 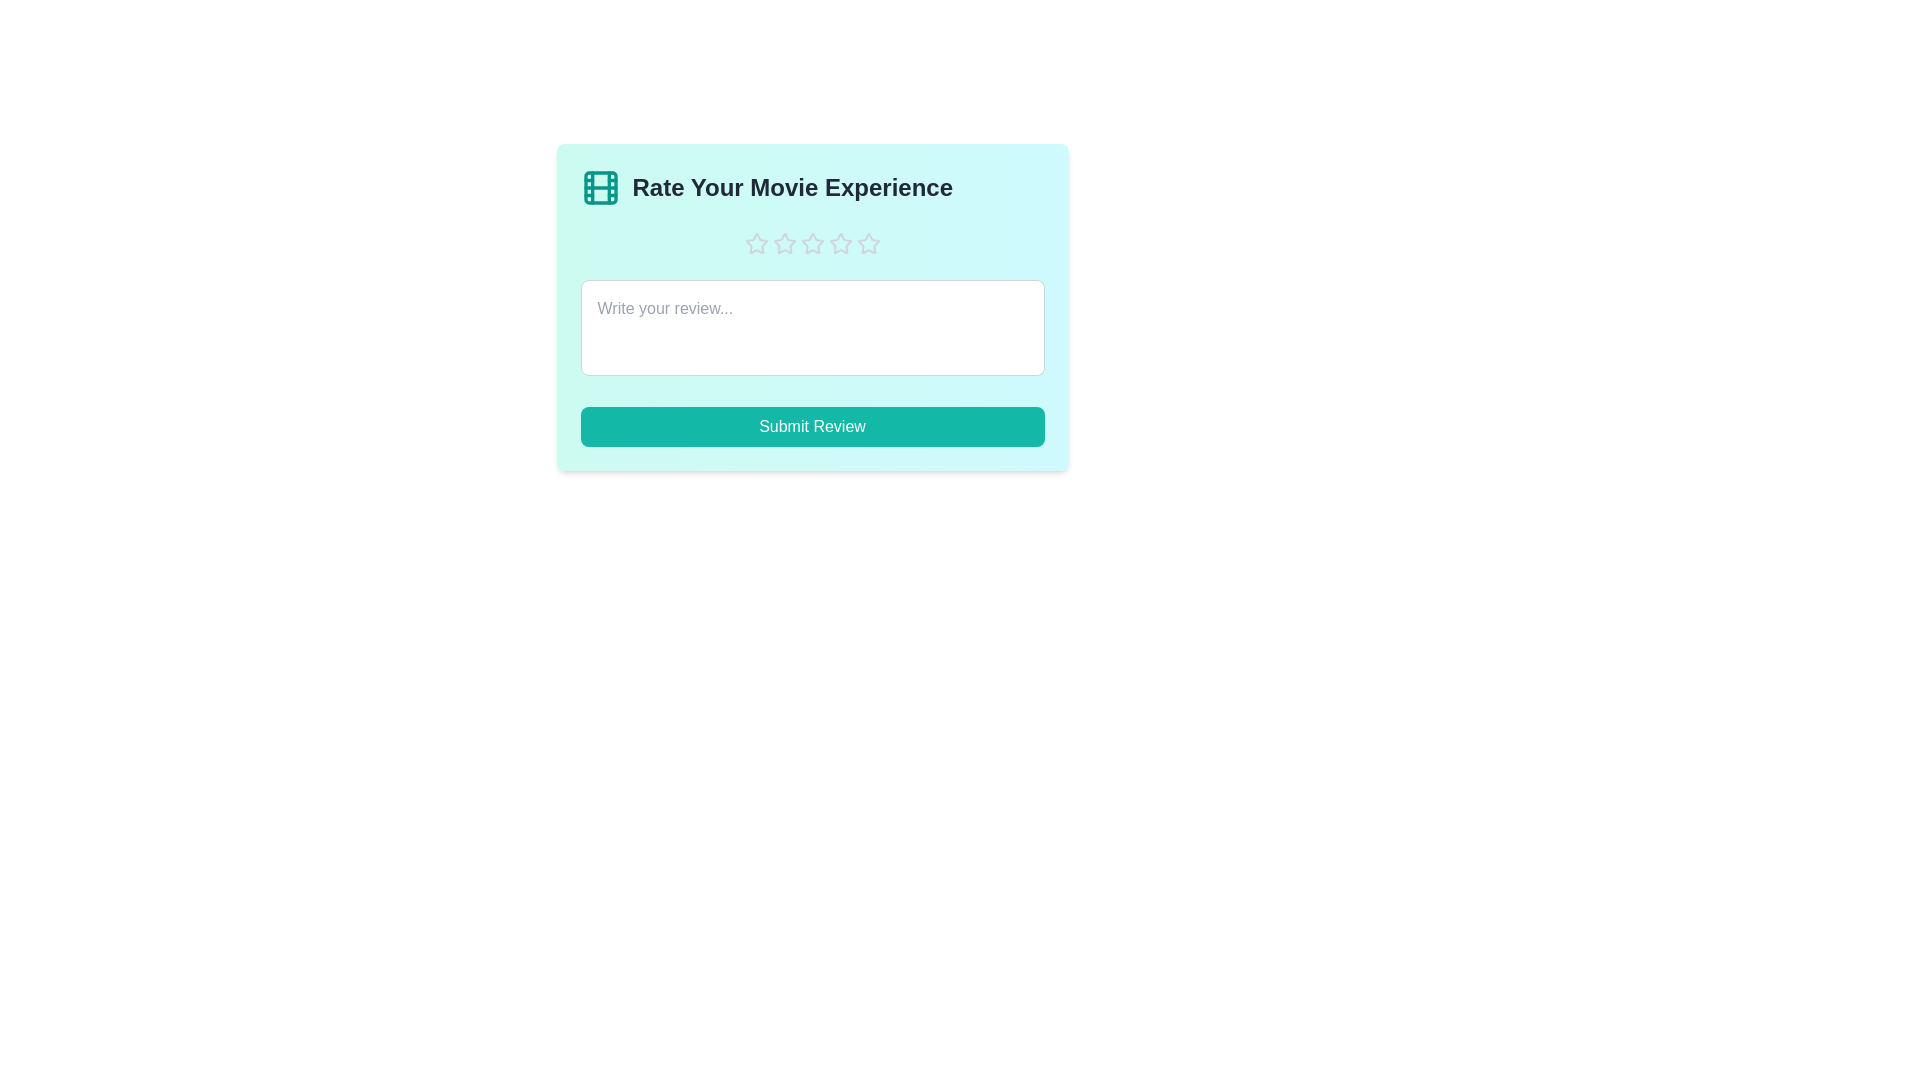 I want to click on the star corresponding to the rating 2 to set the movie experience rating, so click(x=783, y=242).